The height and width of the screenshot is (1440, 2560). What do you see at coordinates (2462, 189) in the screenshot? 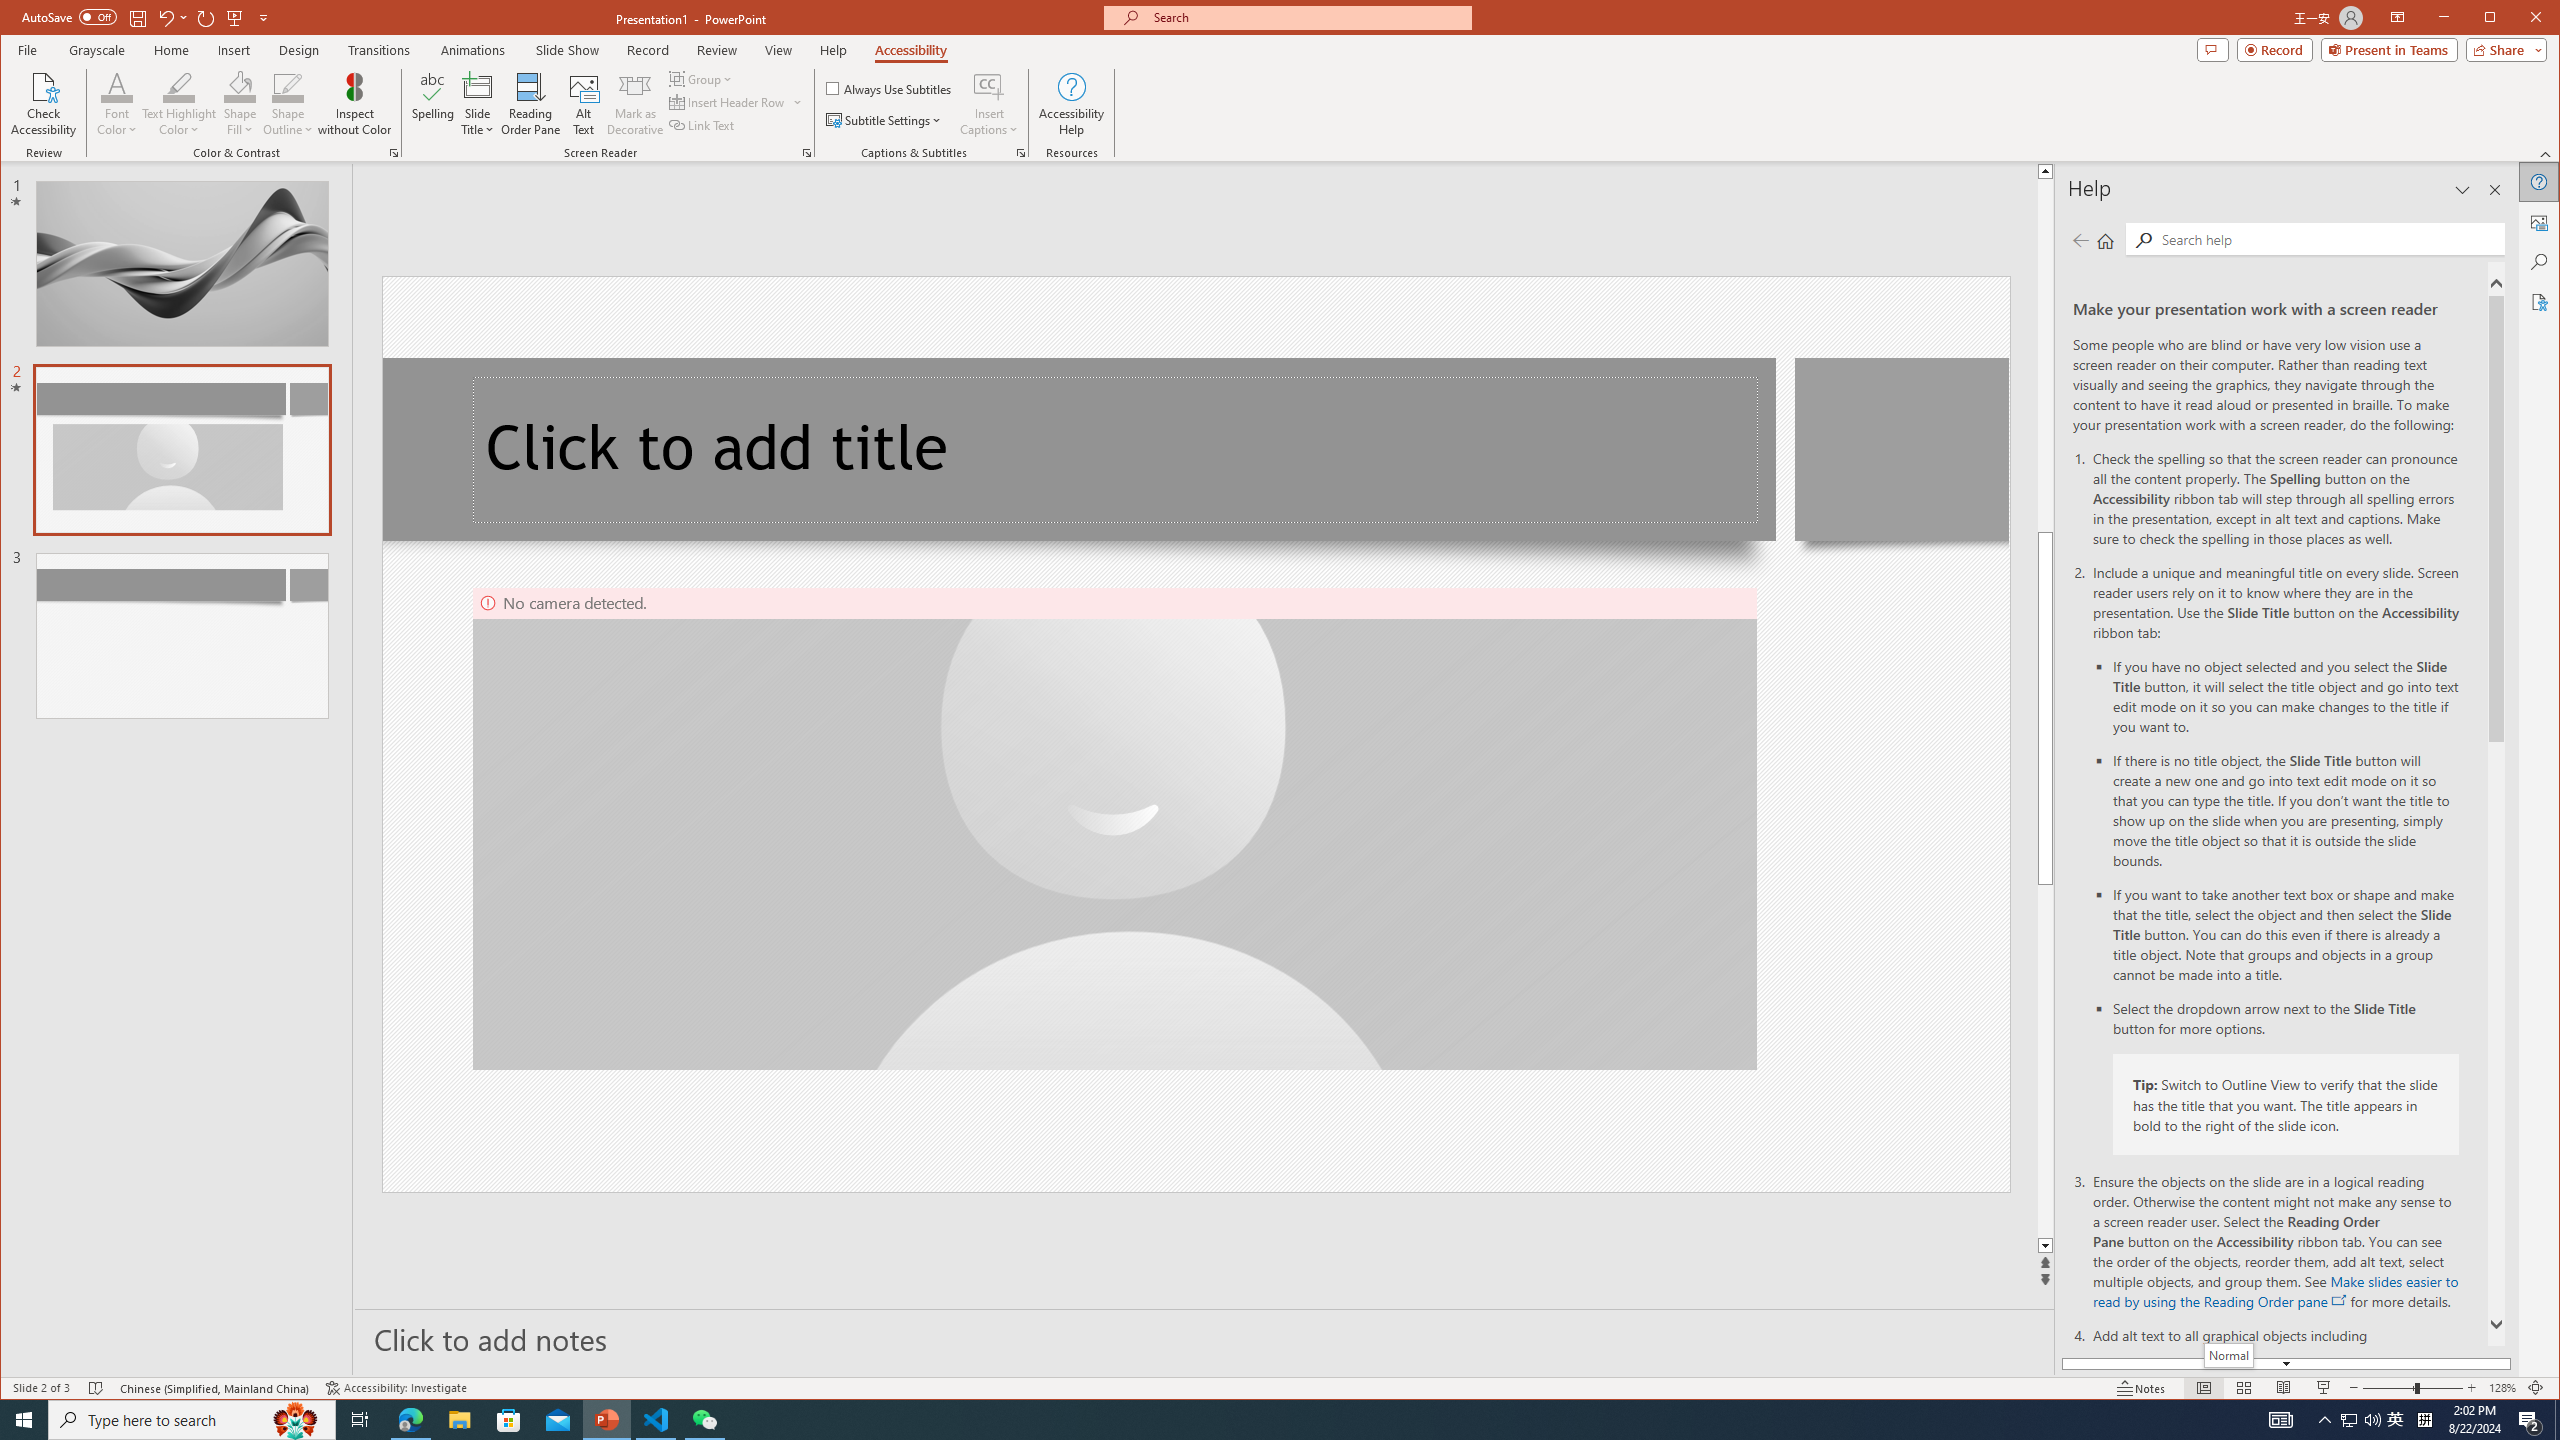
I see `'Task Pane Options'` at bounding box center [2462, 189].